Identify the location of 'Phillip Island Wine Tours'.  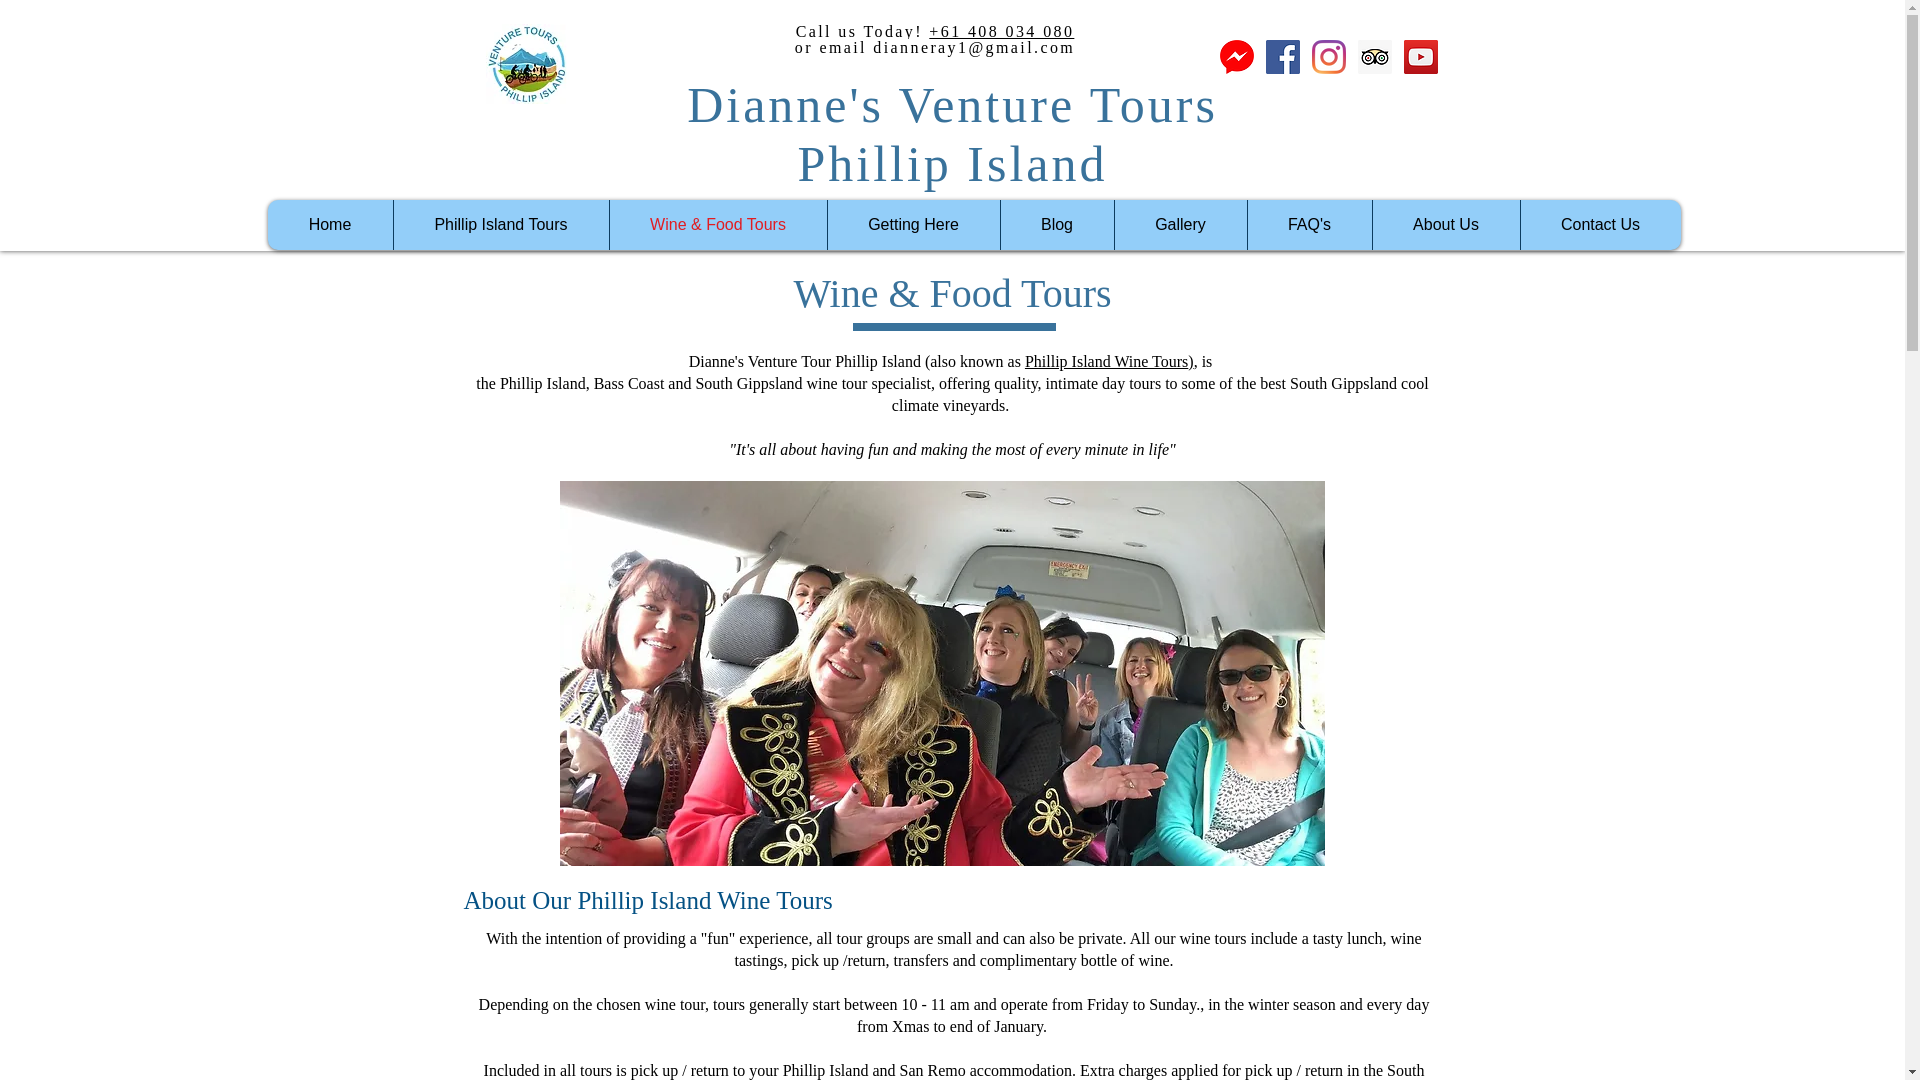
(1105, 361).